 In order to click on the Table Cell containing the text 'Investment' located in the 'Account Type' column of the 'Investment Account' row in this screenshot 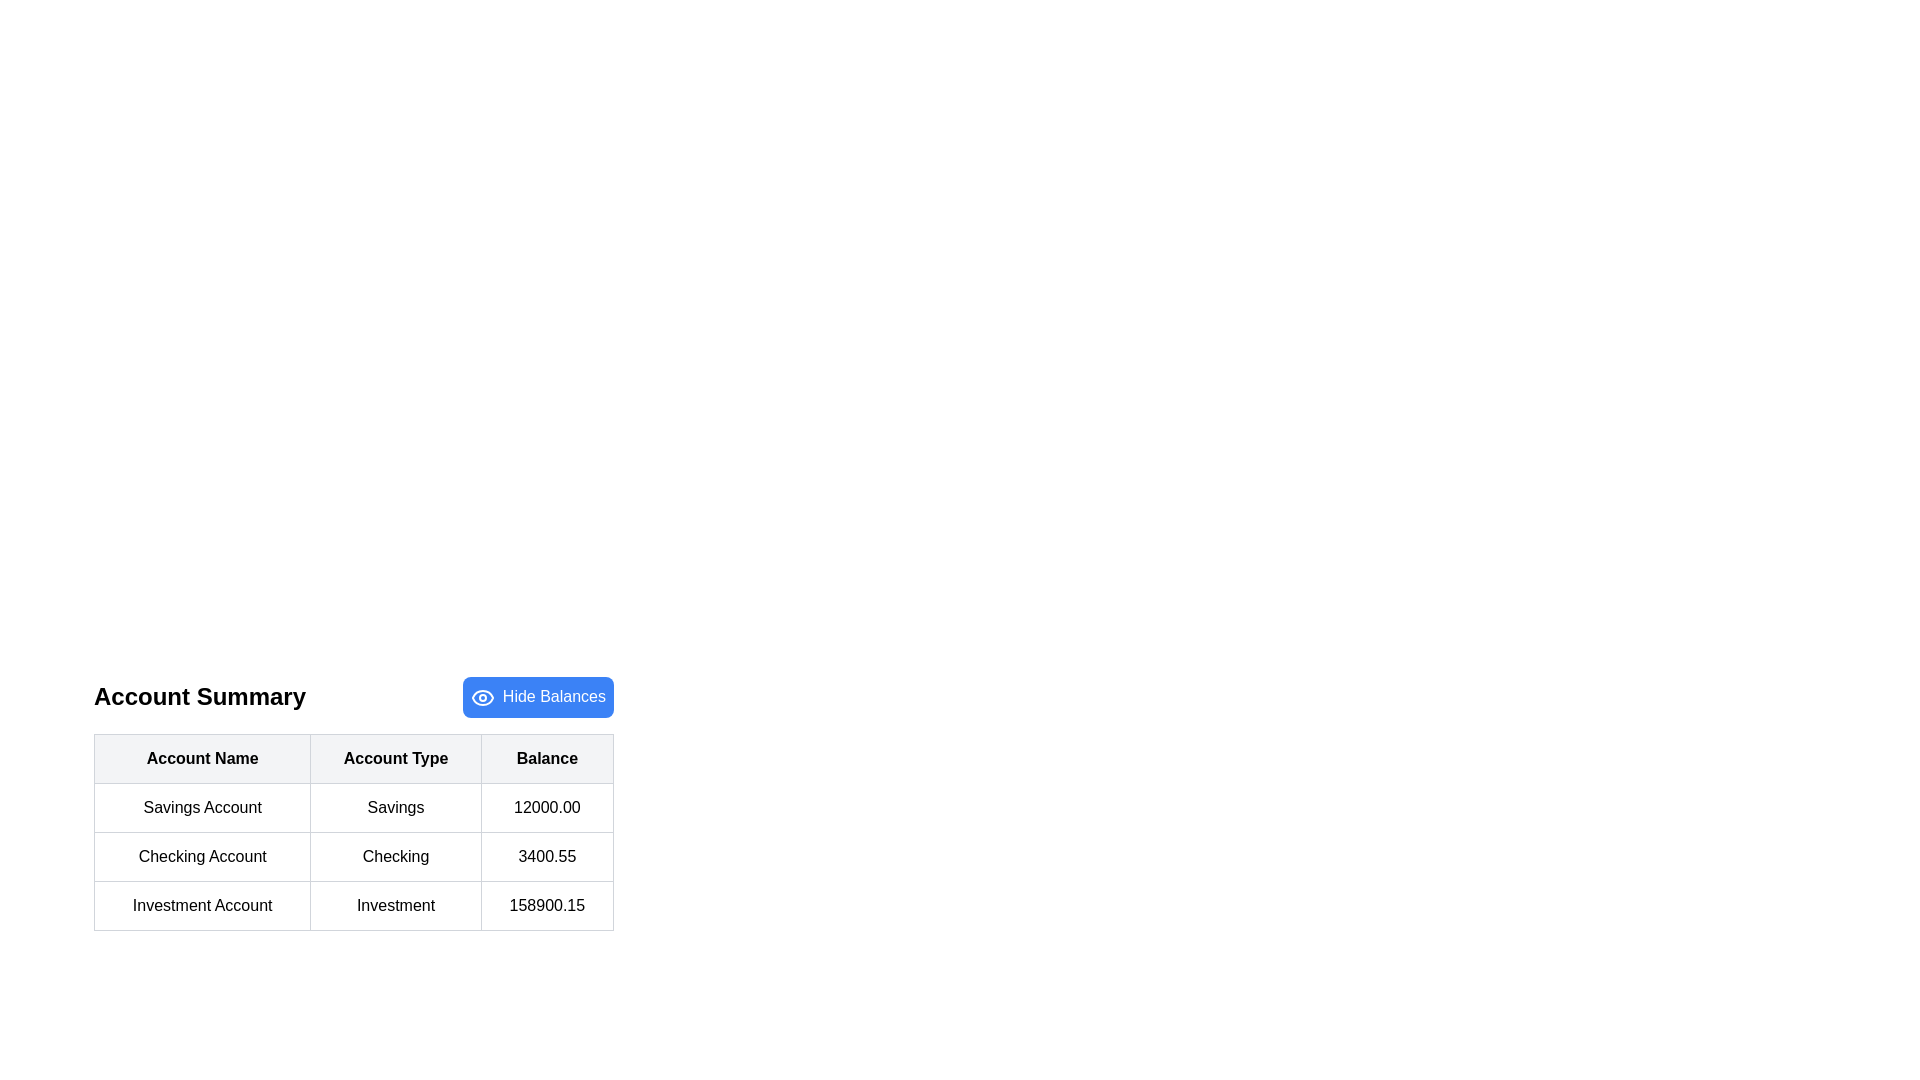, I will do `click(396, 905)`.